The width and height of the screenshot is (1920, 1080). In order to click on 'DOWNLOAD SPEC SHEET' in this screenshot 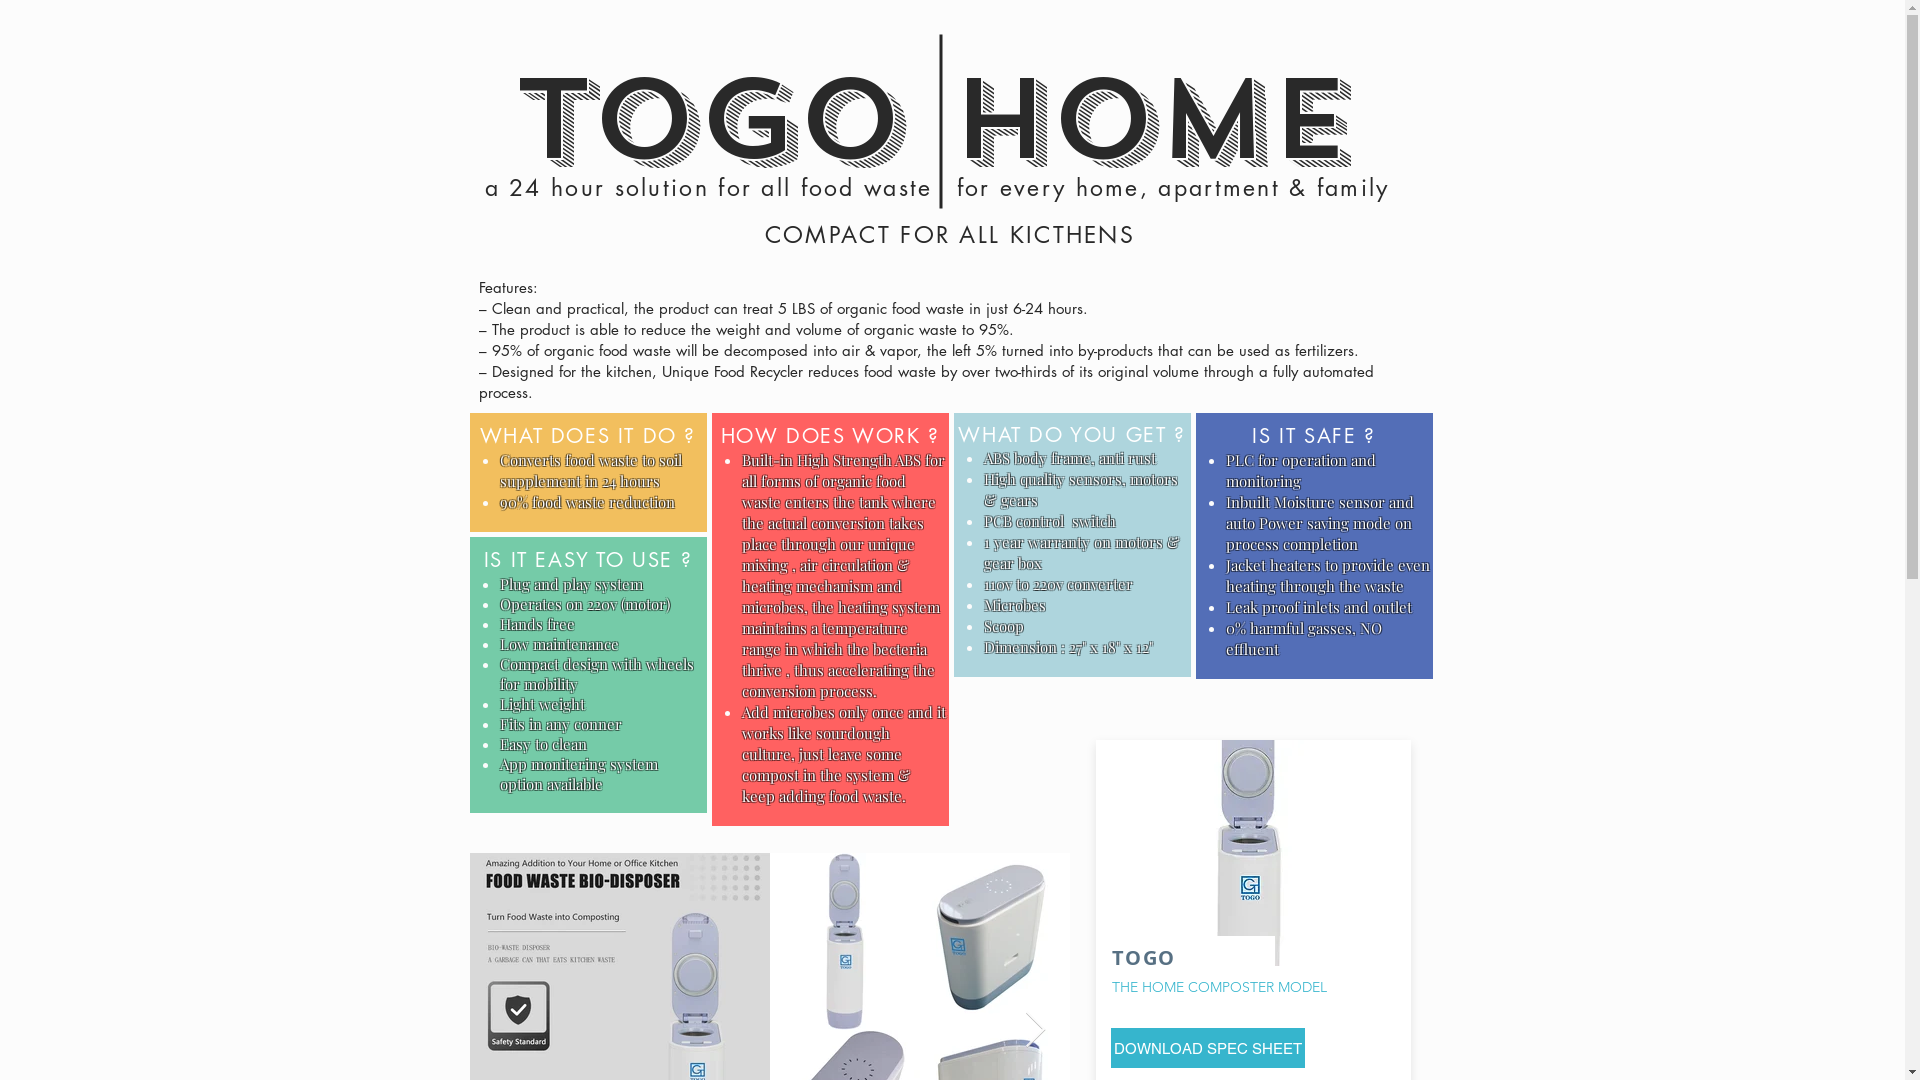, I will do `click(1108, 1047)`.